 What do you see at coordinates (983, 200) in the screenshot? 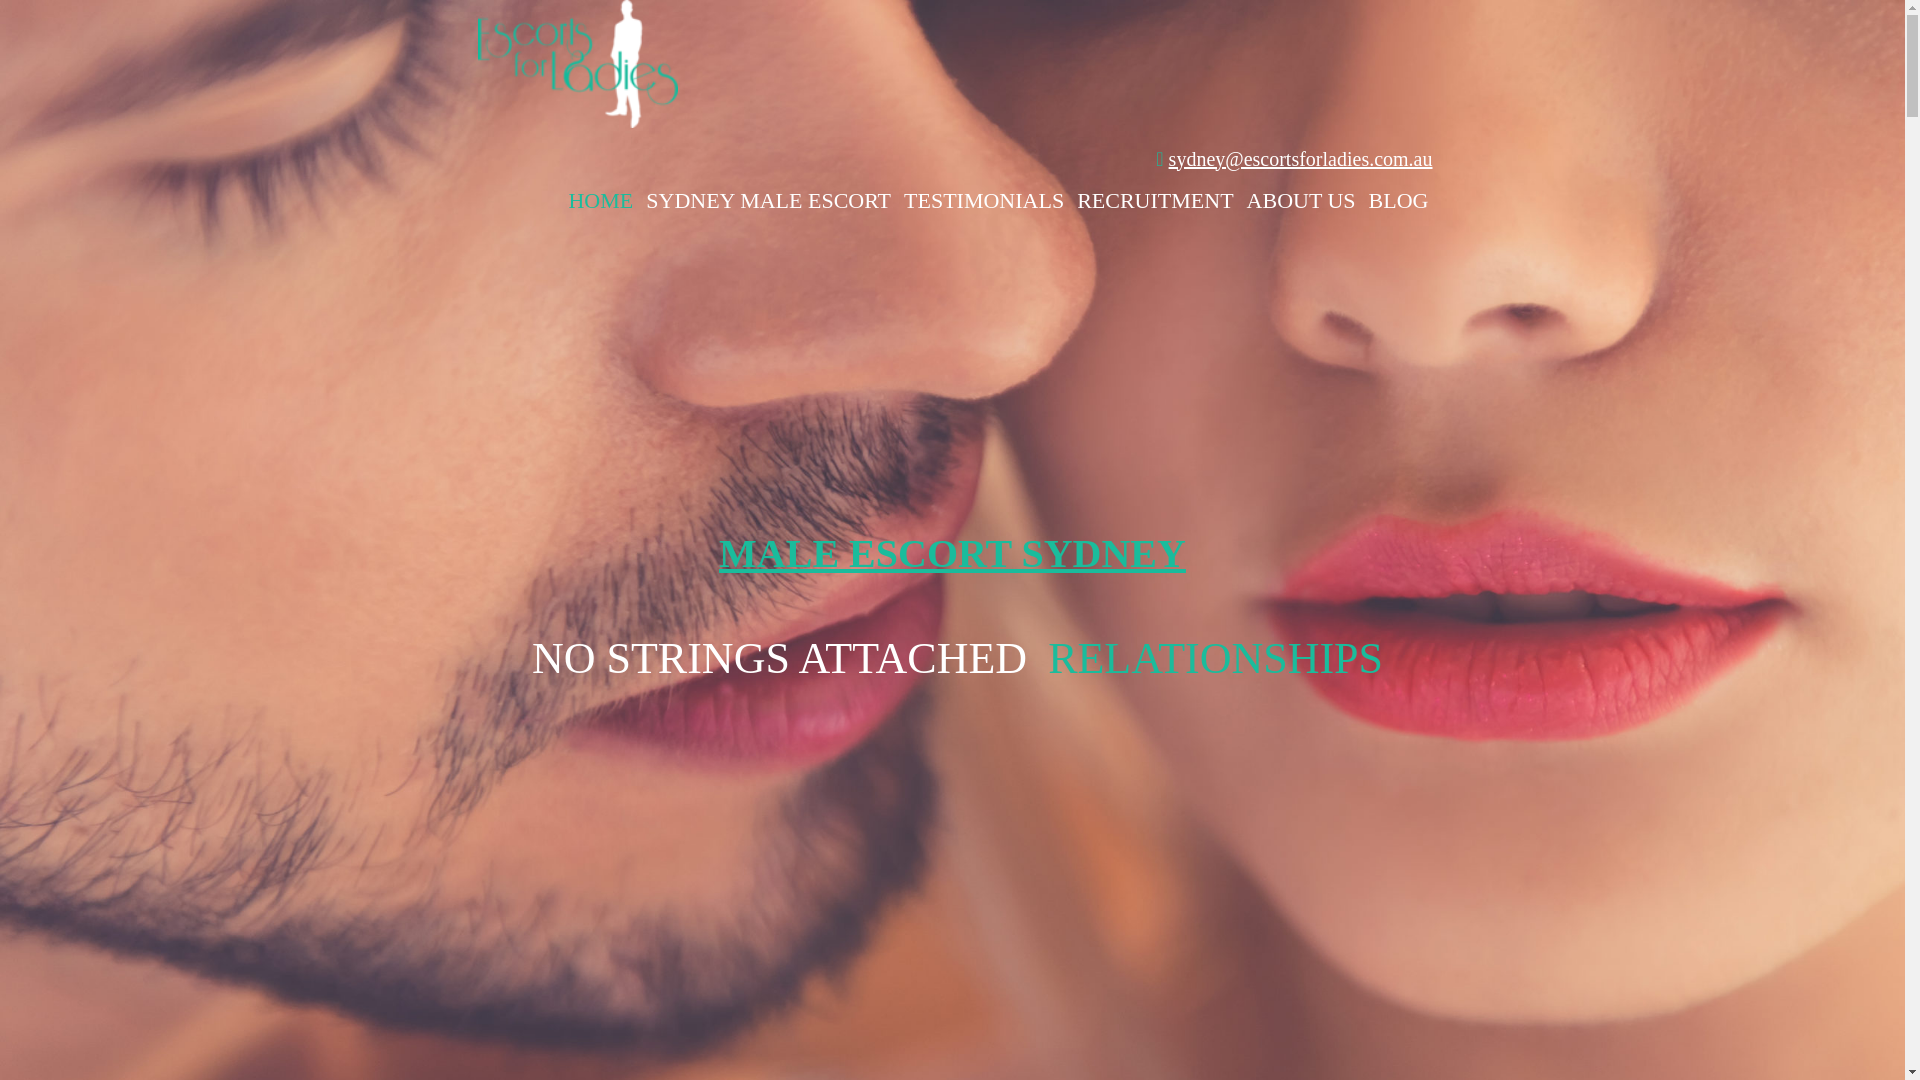
I see `'TESTIMONIALS'` at bounding box center [983, 200].